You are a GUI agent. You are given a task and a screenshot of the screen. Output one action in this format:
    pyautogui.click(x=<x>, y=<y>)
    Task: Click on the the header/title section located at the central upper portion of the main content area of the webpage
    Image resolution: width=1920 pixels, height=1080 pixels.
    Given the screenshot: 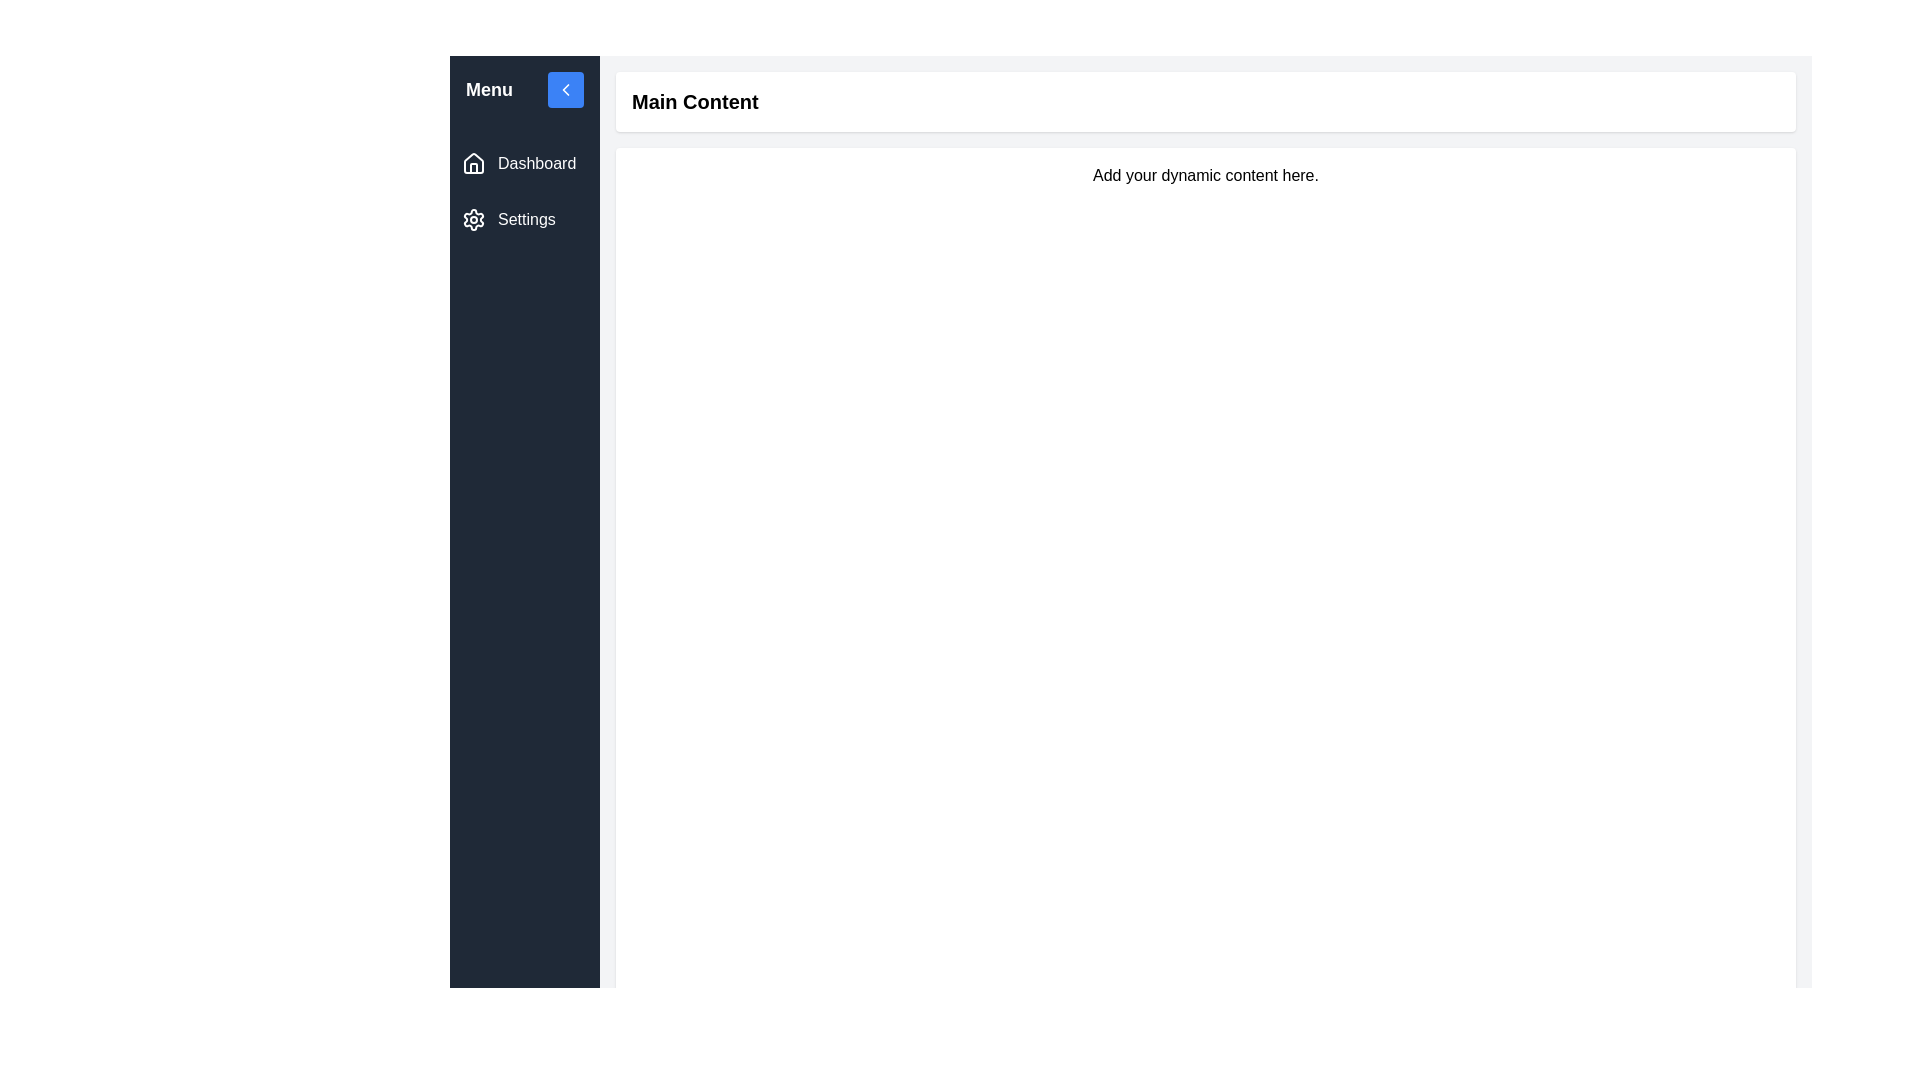 What is the action you would take?
    pyautogui.click(x=1204, y=101)
    